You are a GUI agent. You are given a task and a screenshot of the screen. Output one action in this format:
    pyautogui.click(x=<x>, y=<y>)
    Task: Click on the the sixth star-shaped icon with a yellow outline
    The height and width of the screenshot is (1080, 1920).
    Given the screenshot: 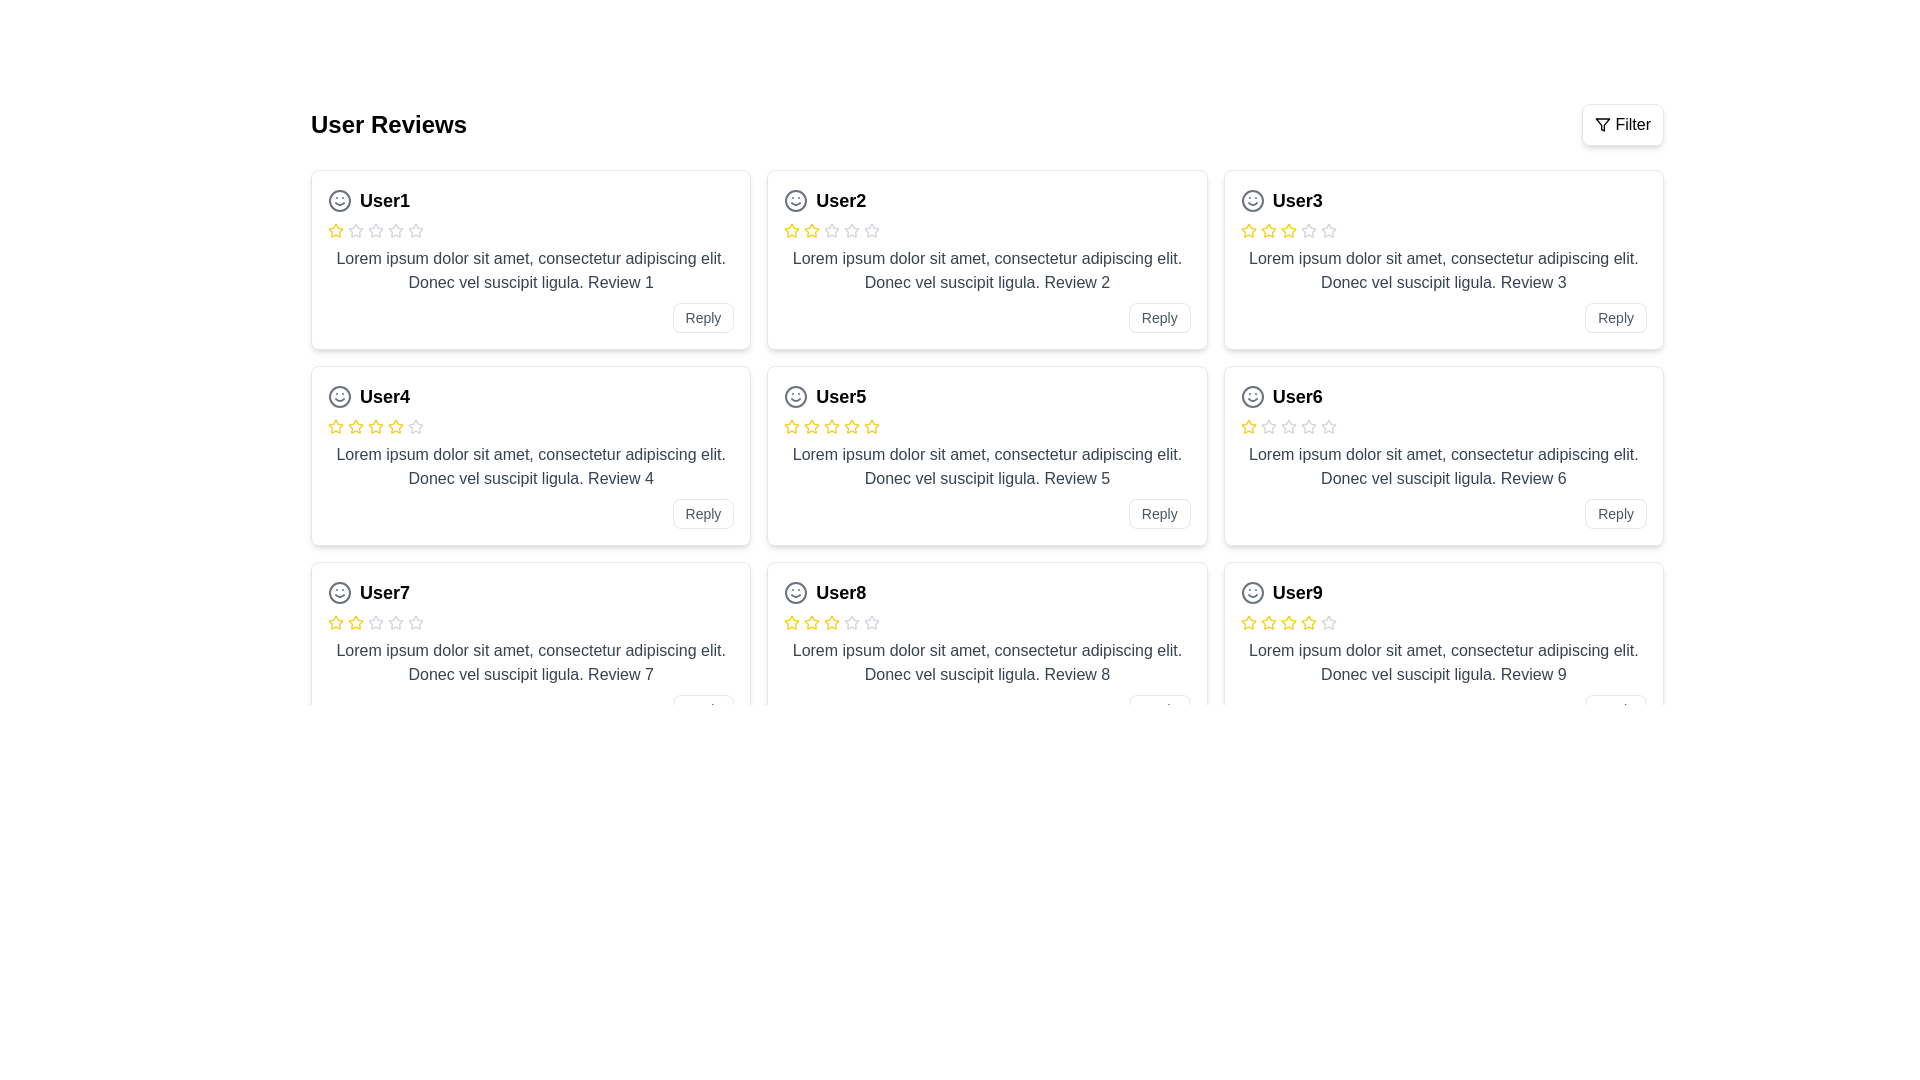 What is the action you would take?
    pyautogui.click(x=395, y=426)
    